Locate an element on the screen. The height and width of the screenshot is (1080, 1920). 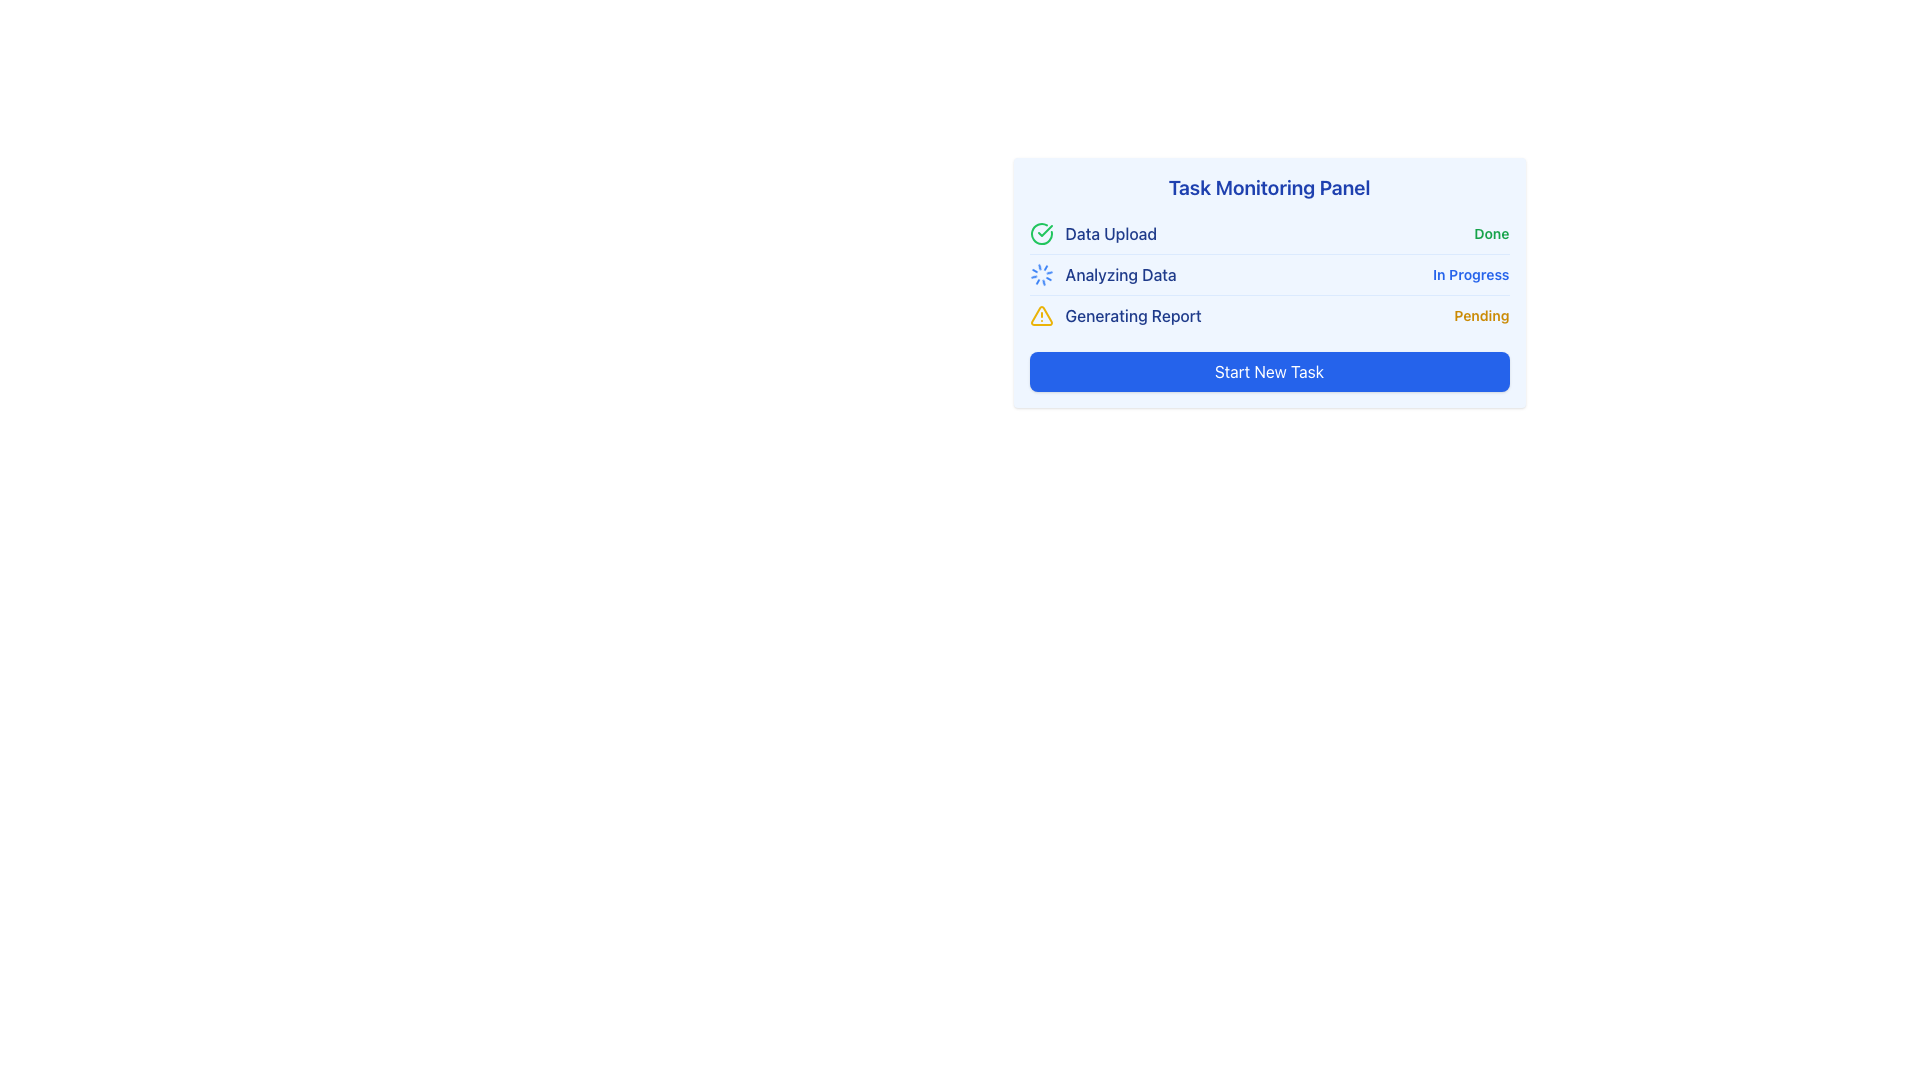
task statuses displayed in the List with task progress indicators located in the center of the 'Task Monitoring Panel' is located at coordinates (1268, 274).